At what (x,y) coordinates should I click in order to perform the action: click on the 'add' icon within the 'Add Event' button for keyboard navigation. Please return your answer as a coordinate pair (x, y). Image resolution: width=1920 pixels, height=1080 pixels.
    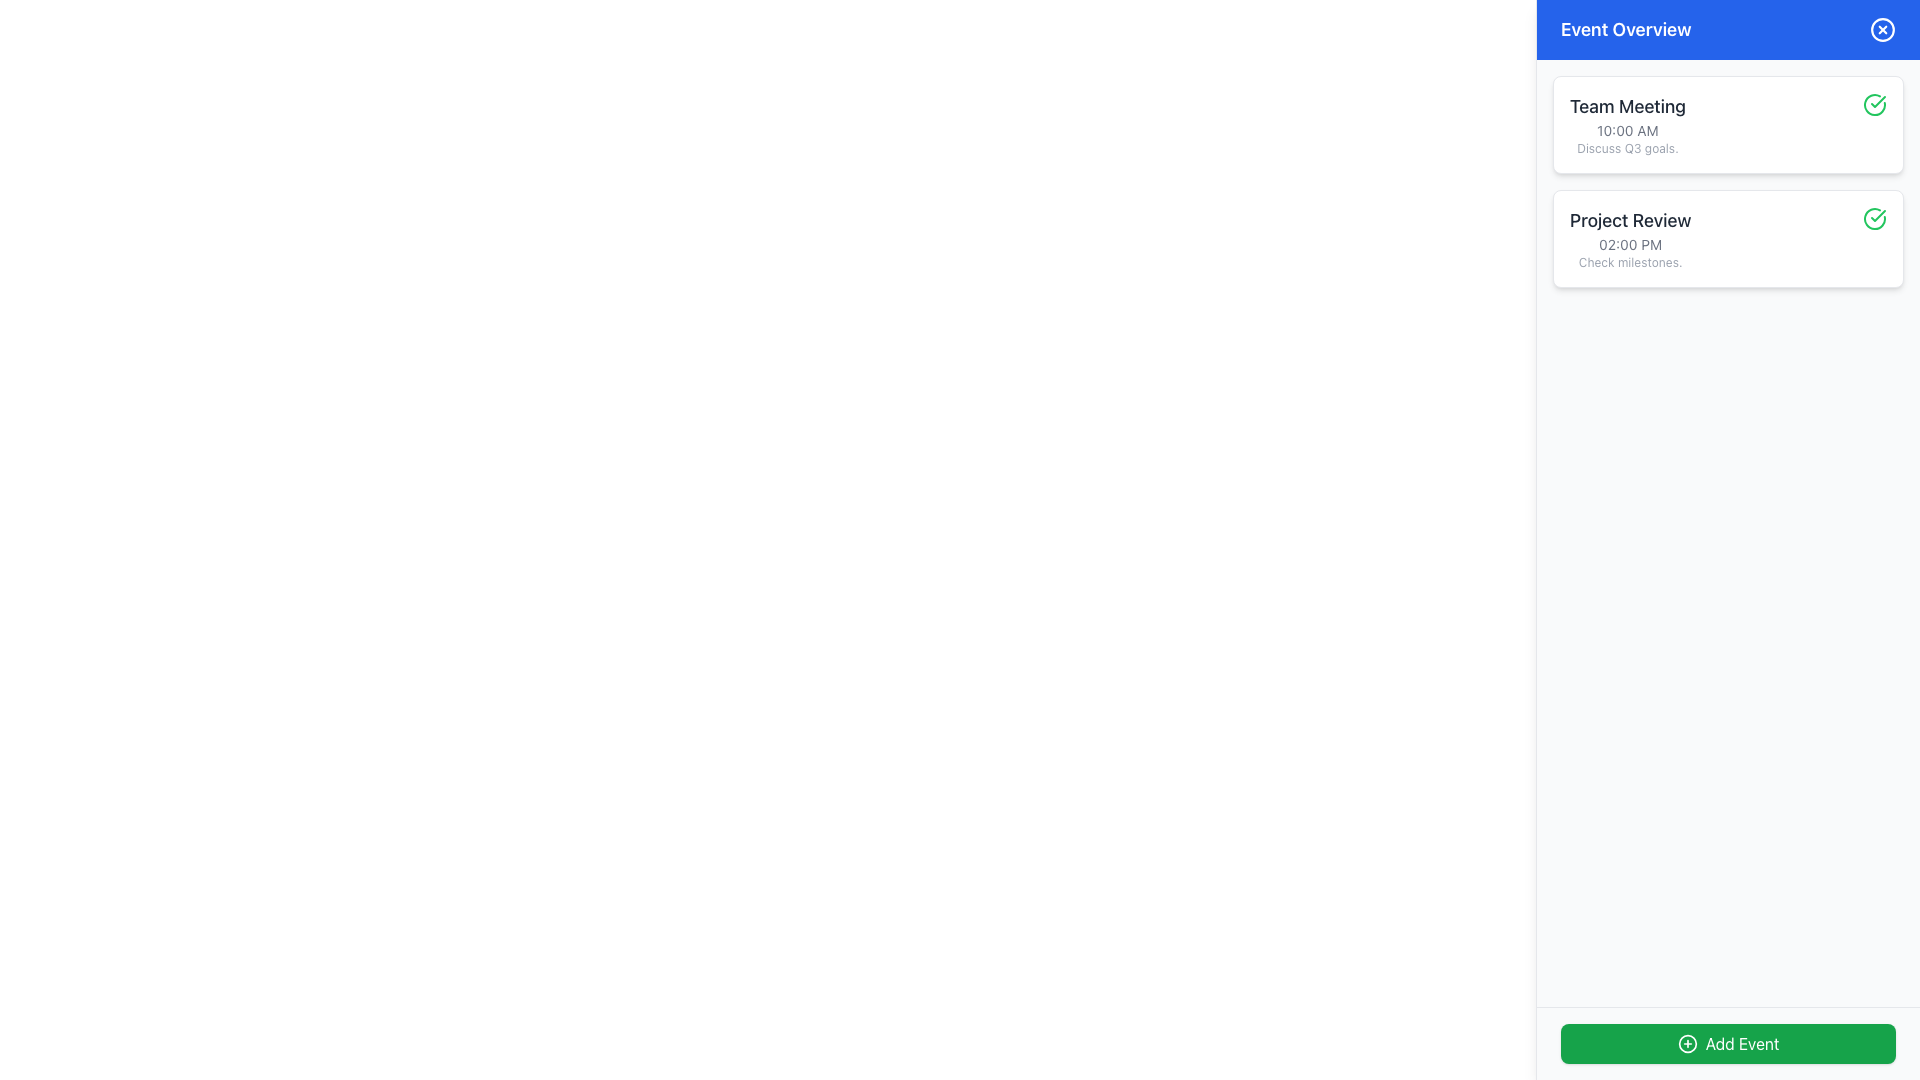
    Looking at the image, I should click on (1686, 1043).